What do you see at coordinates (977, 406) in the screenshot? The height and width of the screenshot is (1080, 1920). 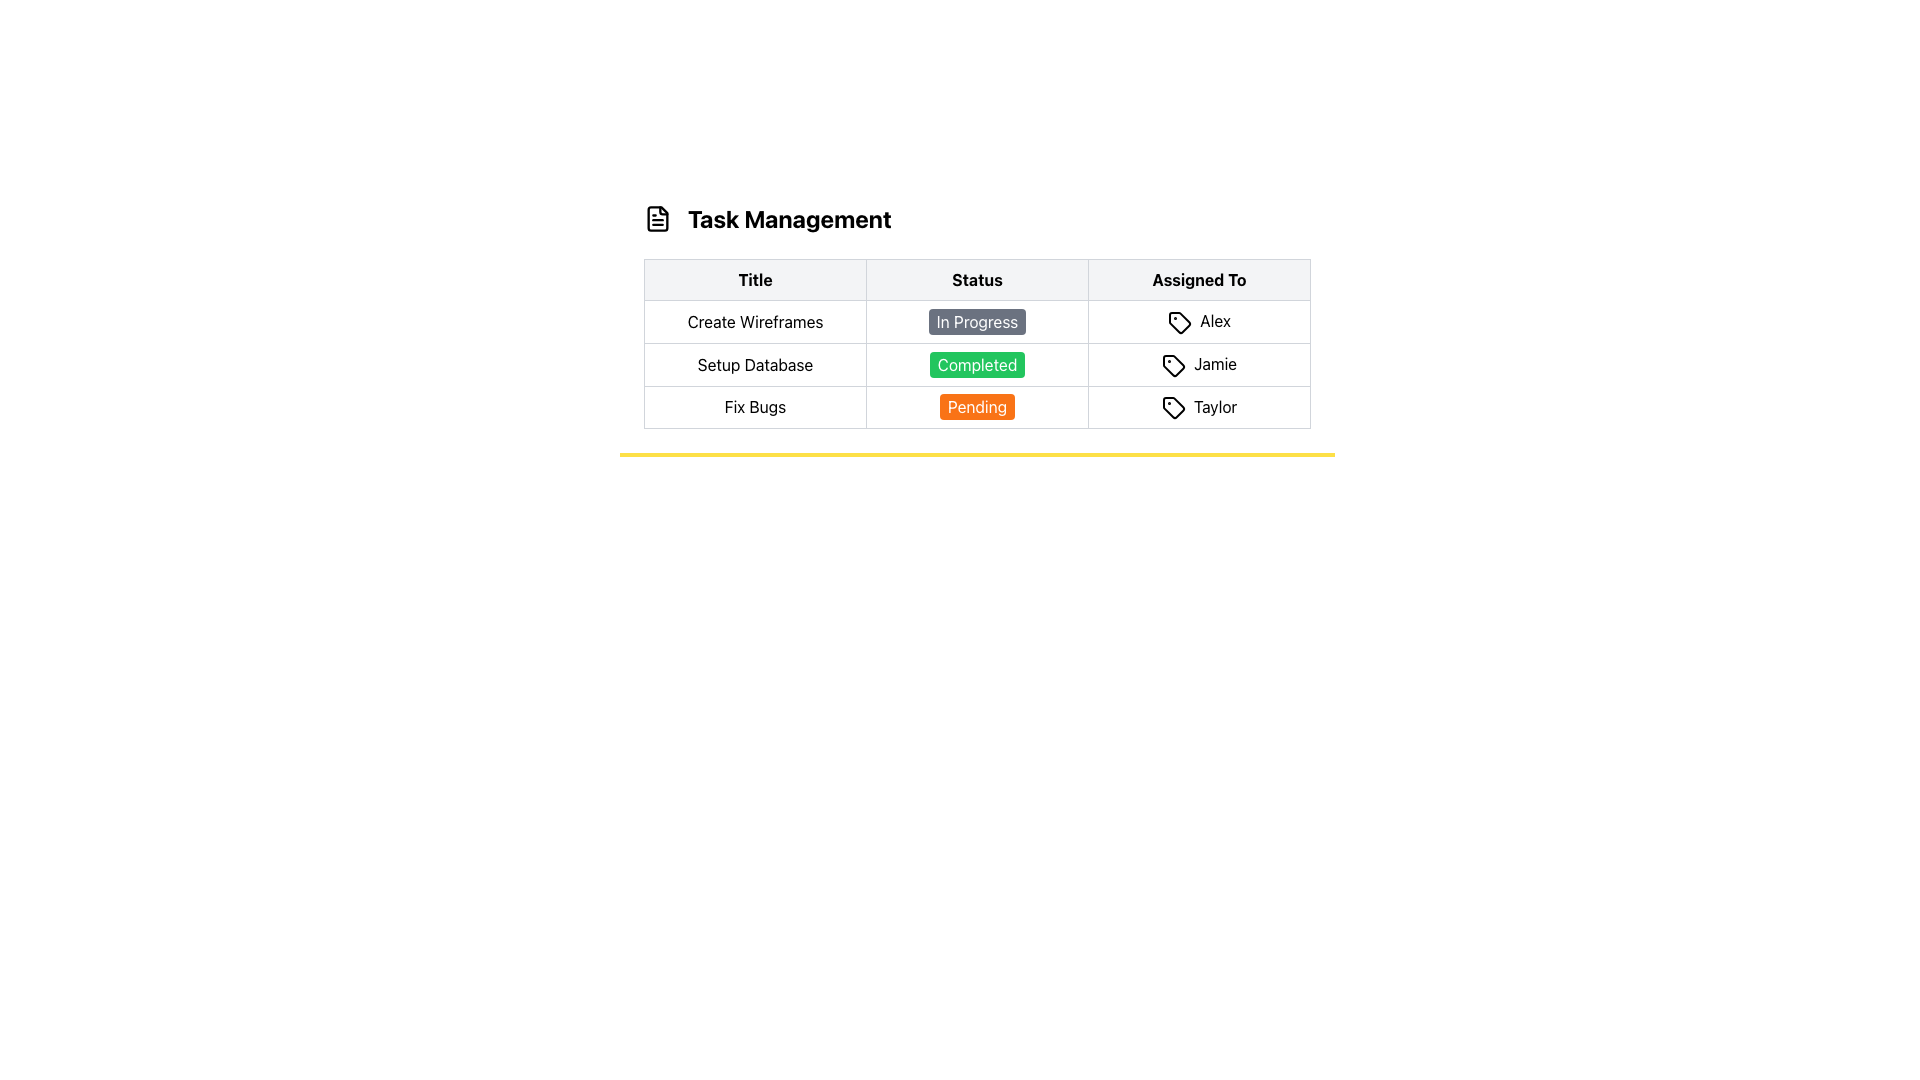 I see `the 'Pending' status label in the third row of the 'Status' column for the 'Fix Bugs' task, which is adjacent to 'Assigned To' entry 'Taylor'` at bounding box center [977, 406].